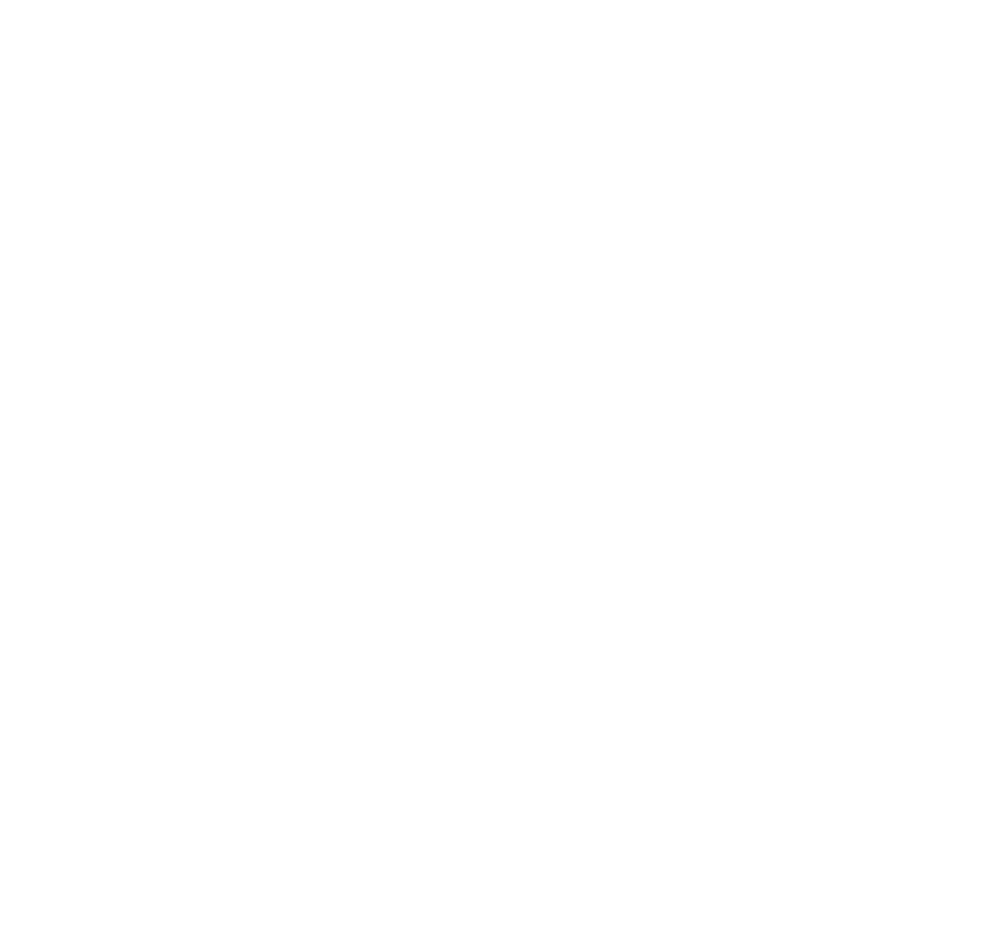  Describe the element at coordinates (486, 693) in the screenshot. I see `'Still questioning diversity? Maybe you’re asking the wrong question'` at that location.